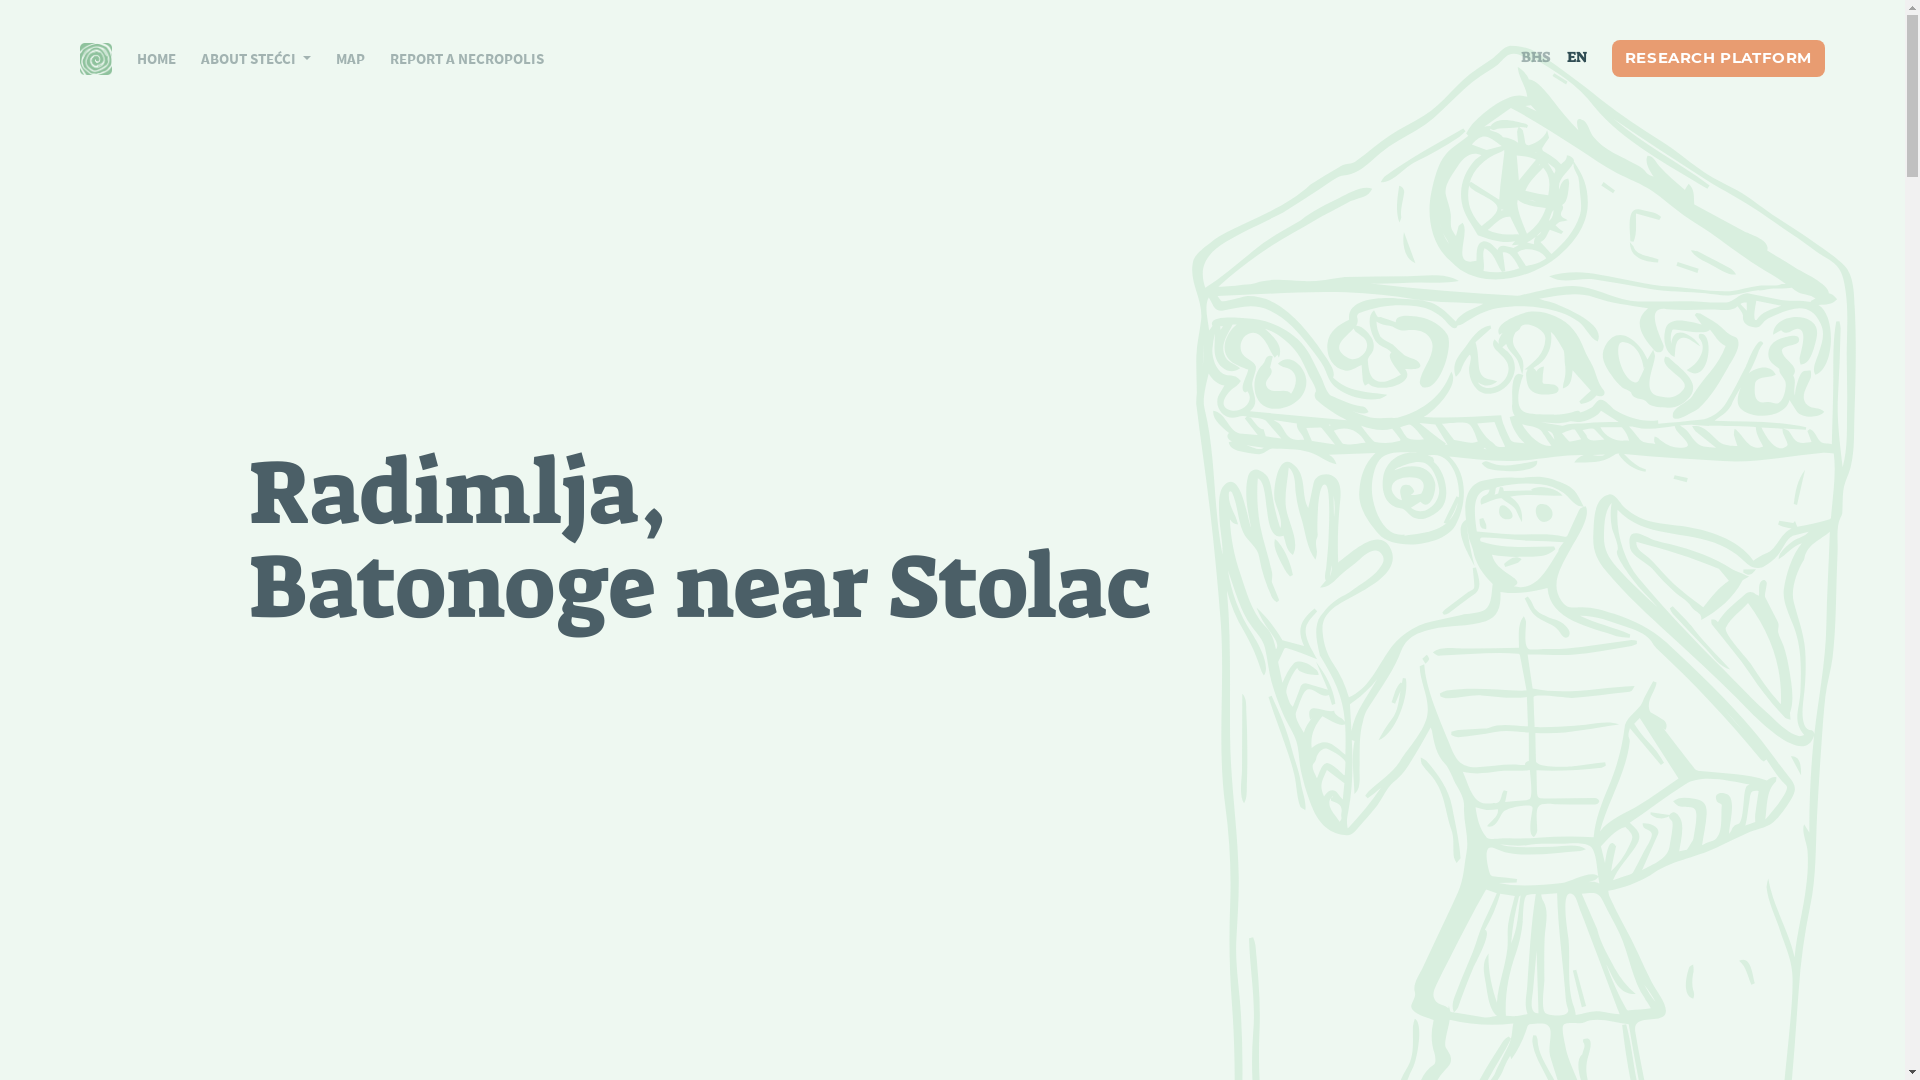 Image resolution: width=1920 pixels, height=1080 pixels. Describe the element at coordinates (337, 57) in the screenshot. I see `'MAP'` at that location.